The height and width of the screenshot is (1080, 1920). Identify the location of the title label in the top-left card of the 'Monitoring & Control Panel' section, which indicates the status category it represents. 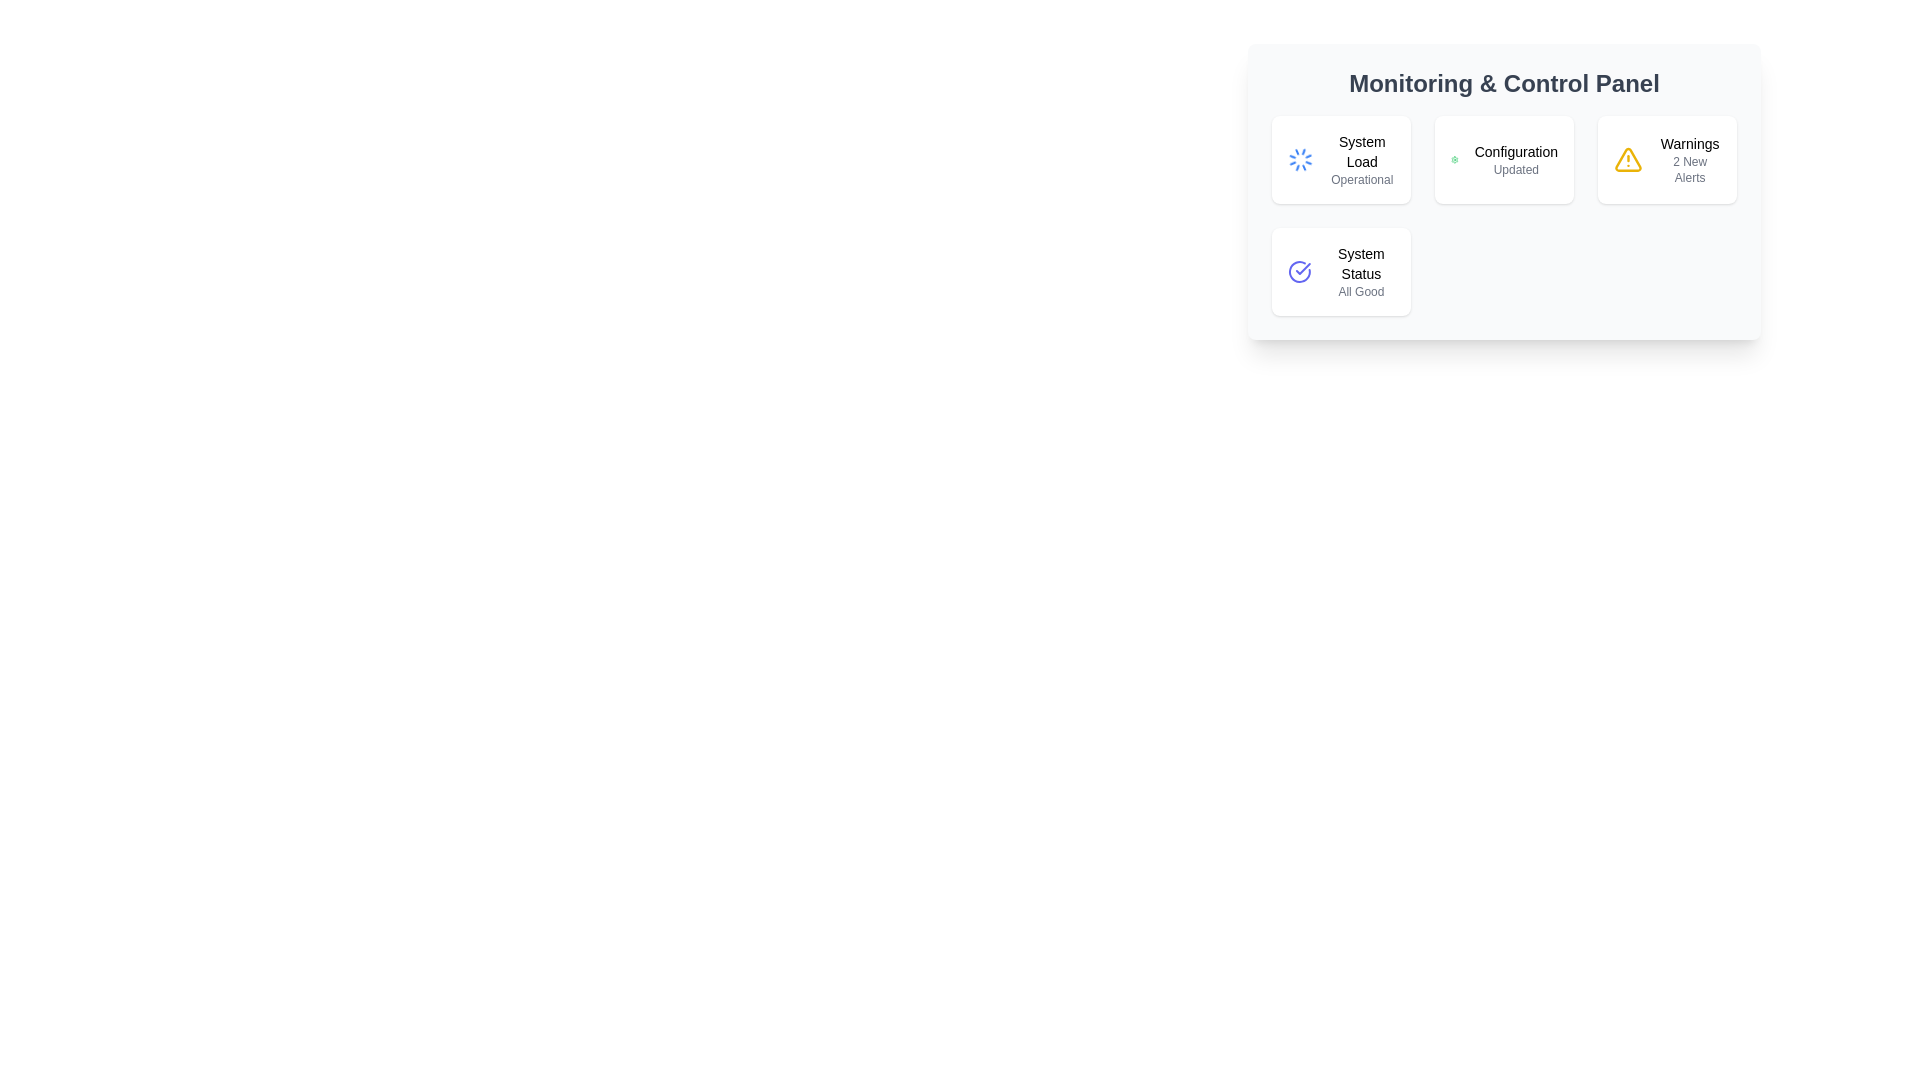
(1361, 150).